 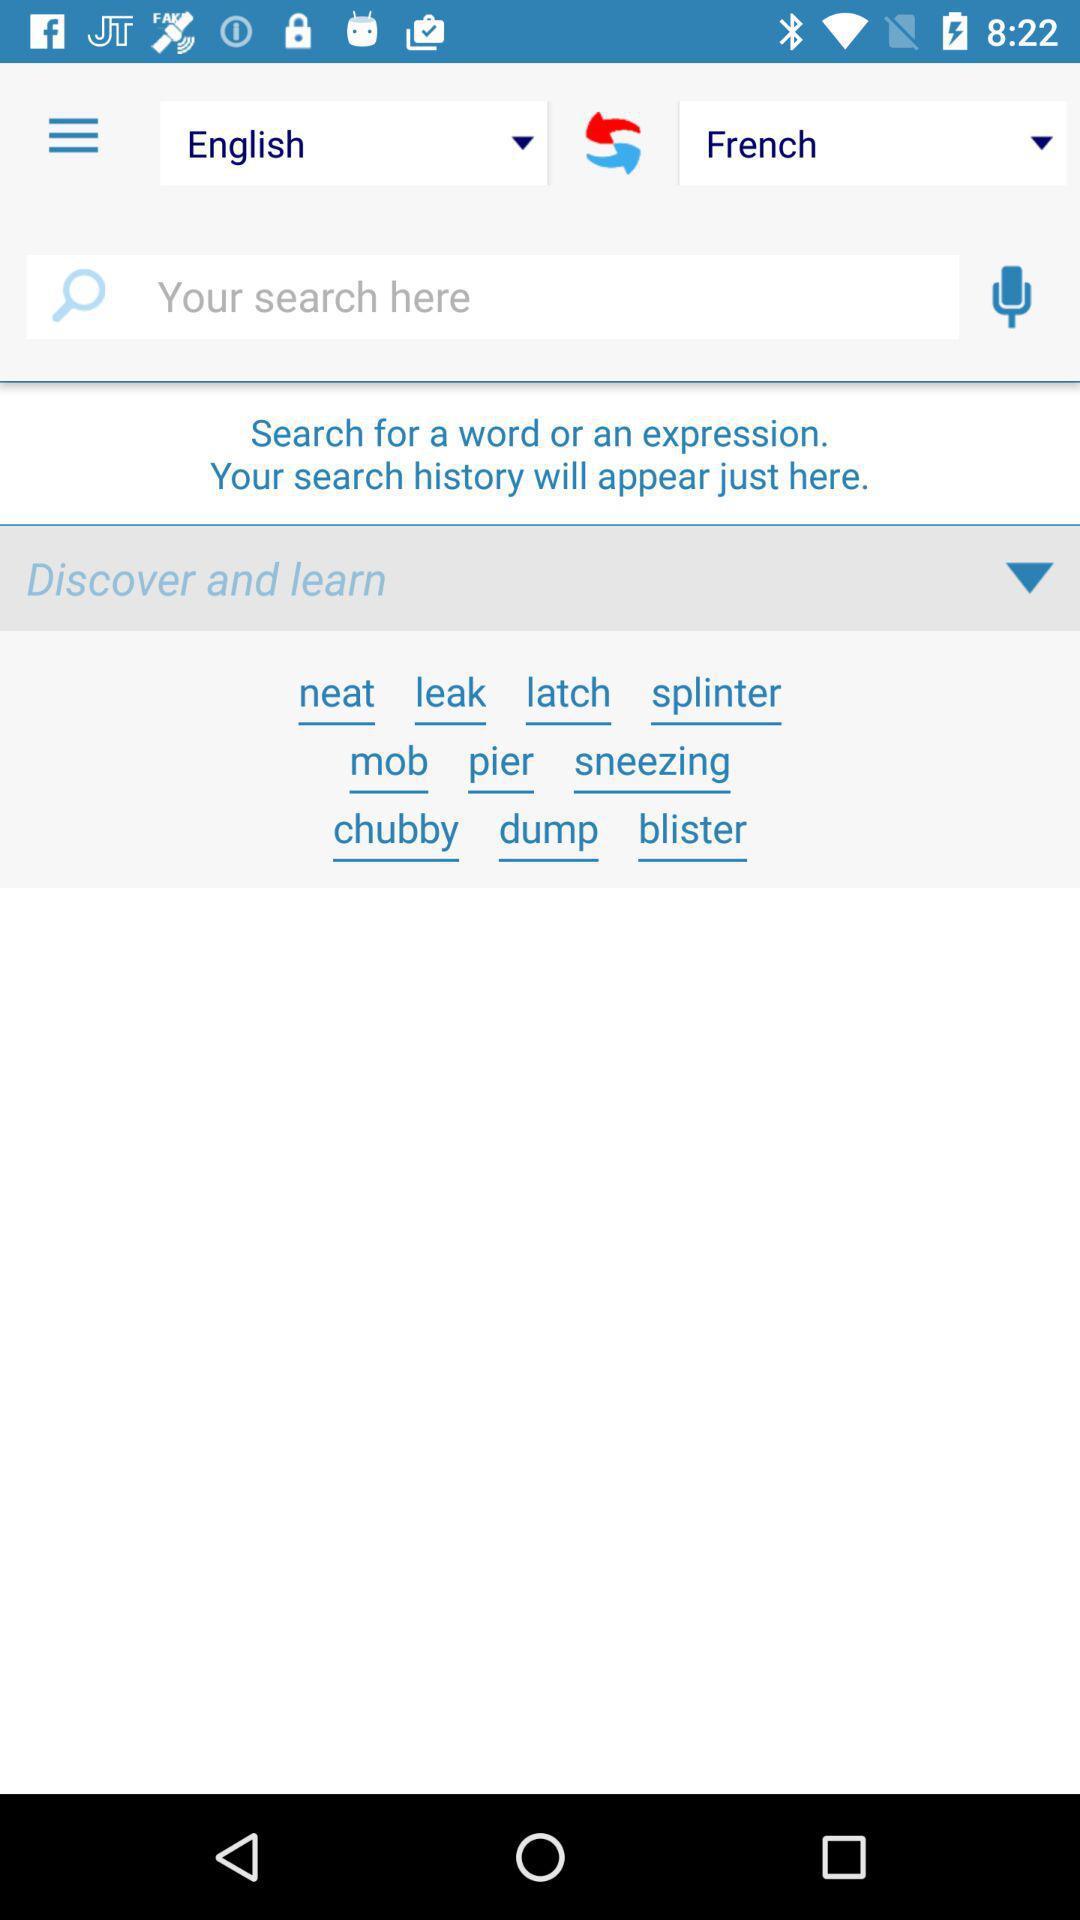 What do you see at coordinates (612, 142) in the screenshot?
I see `switch origin language` at bounding box center [612, 142].